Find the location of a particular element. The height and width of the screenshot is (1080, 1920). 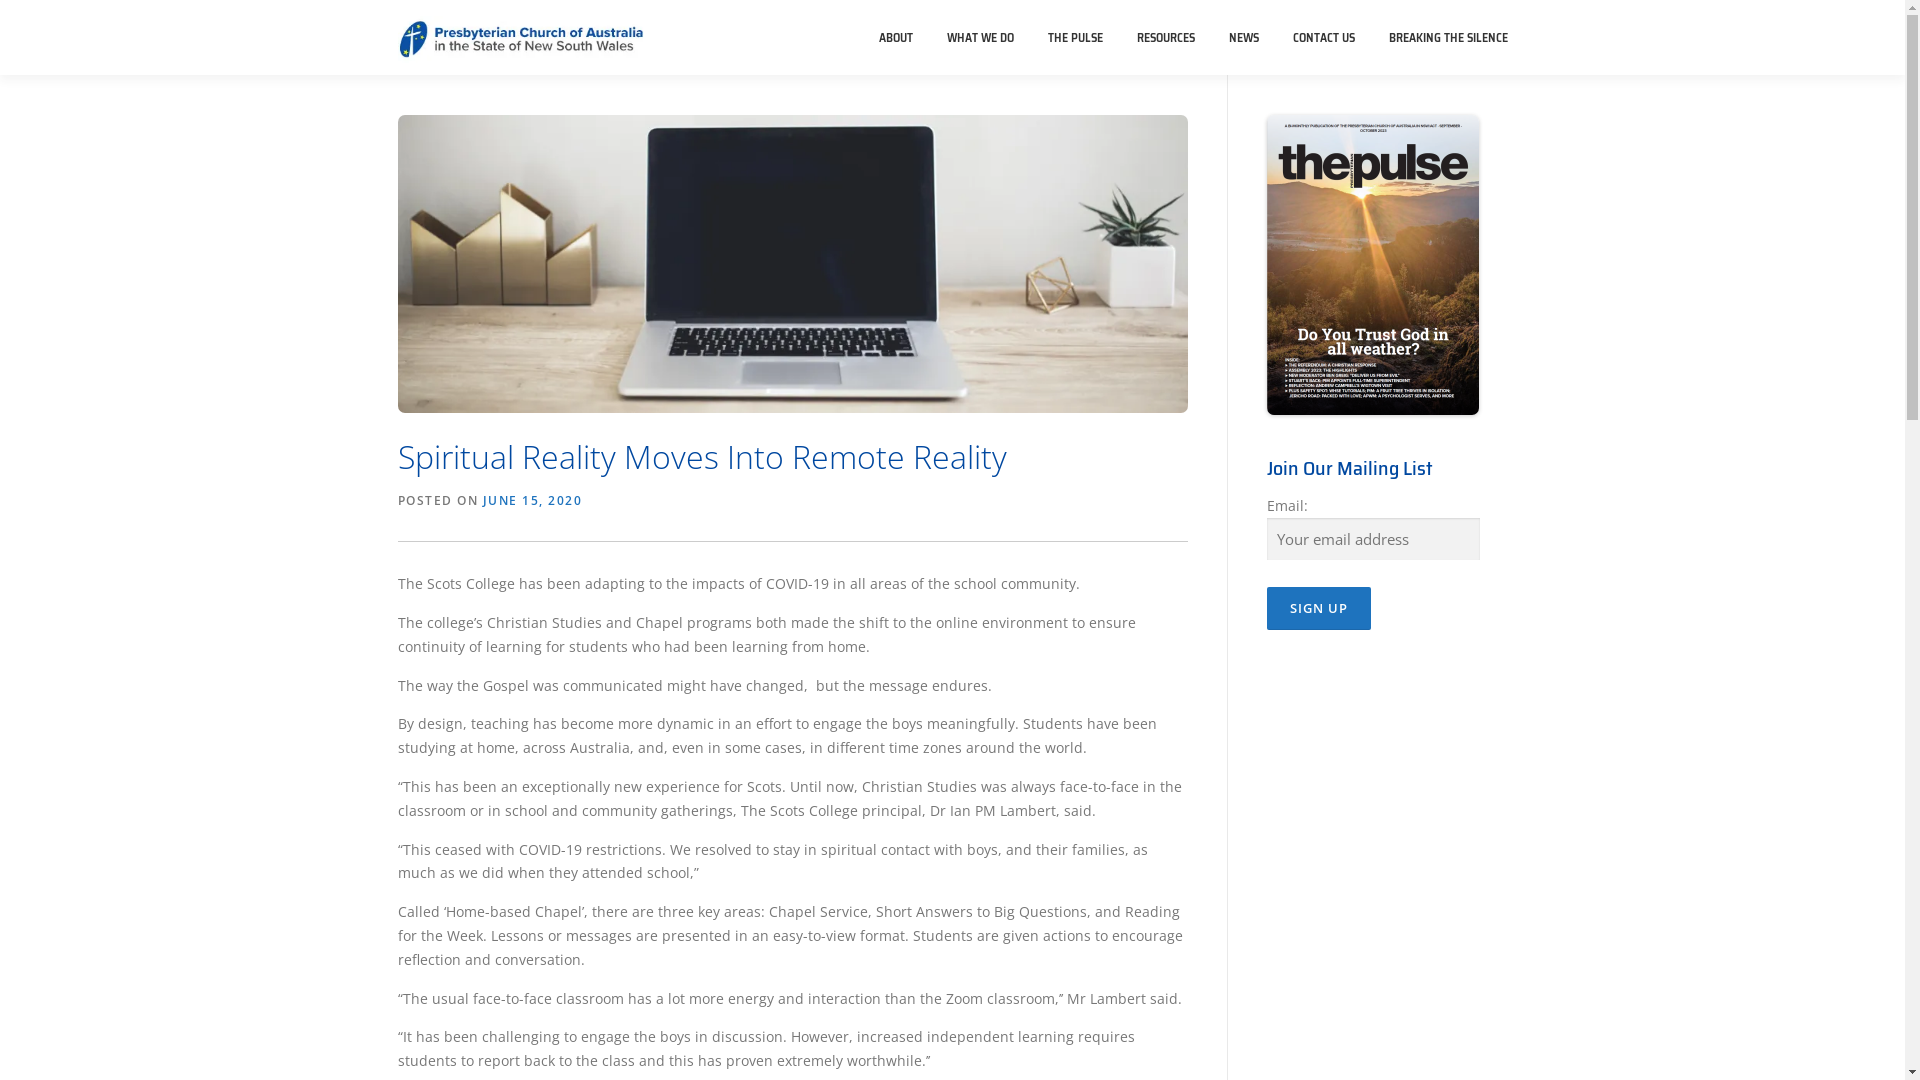

'BREAKING THE SILENCE' is located at coordinates (1440, 37).